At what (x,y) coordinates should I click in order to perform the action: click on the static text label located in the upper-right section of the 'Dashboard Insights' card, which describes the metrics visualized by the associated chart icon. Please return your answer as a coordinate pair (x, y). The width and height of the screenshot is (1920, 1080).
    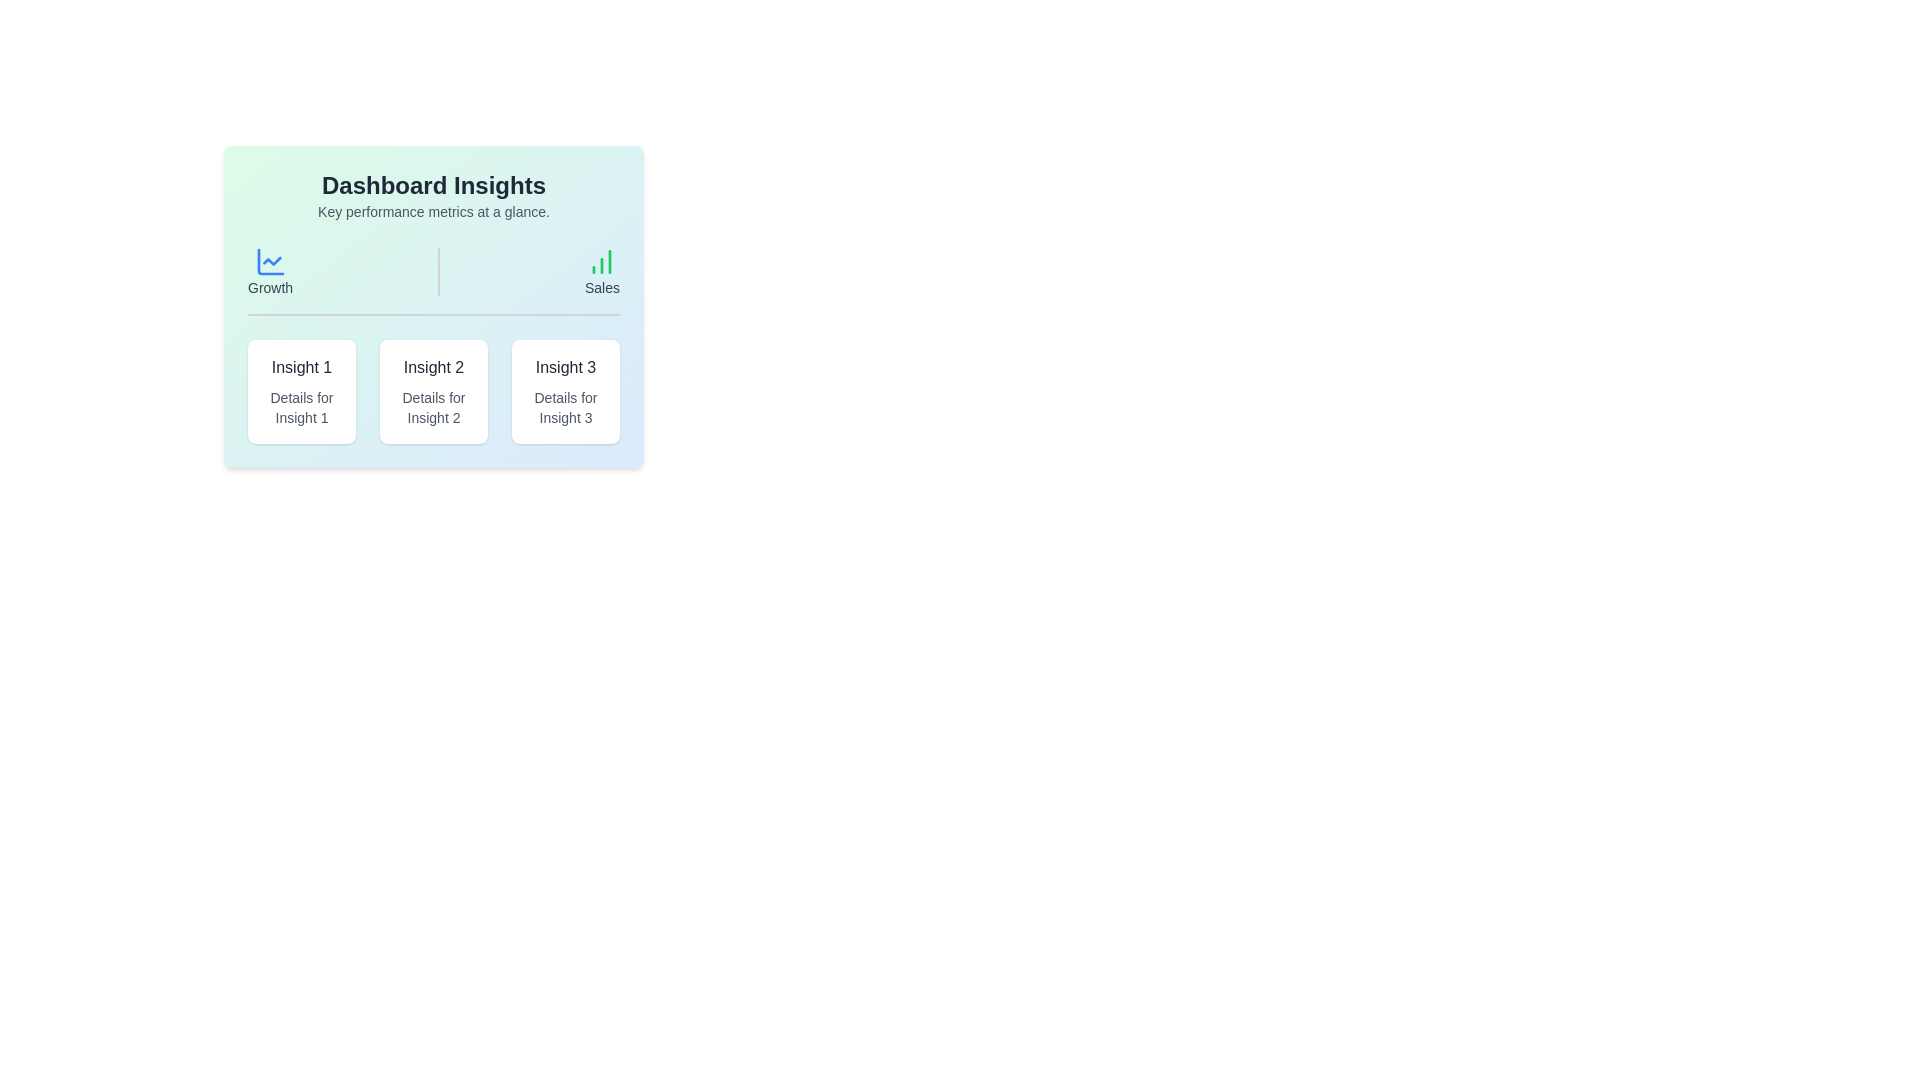
    Looking at the image, I should click on (601, 288).